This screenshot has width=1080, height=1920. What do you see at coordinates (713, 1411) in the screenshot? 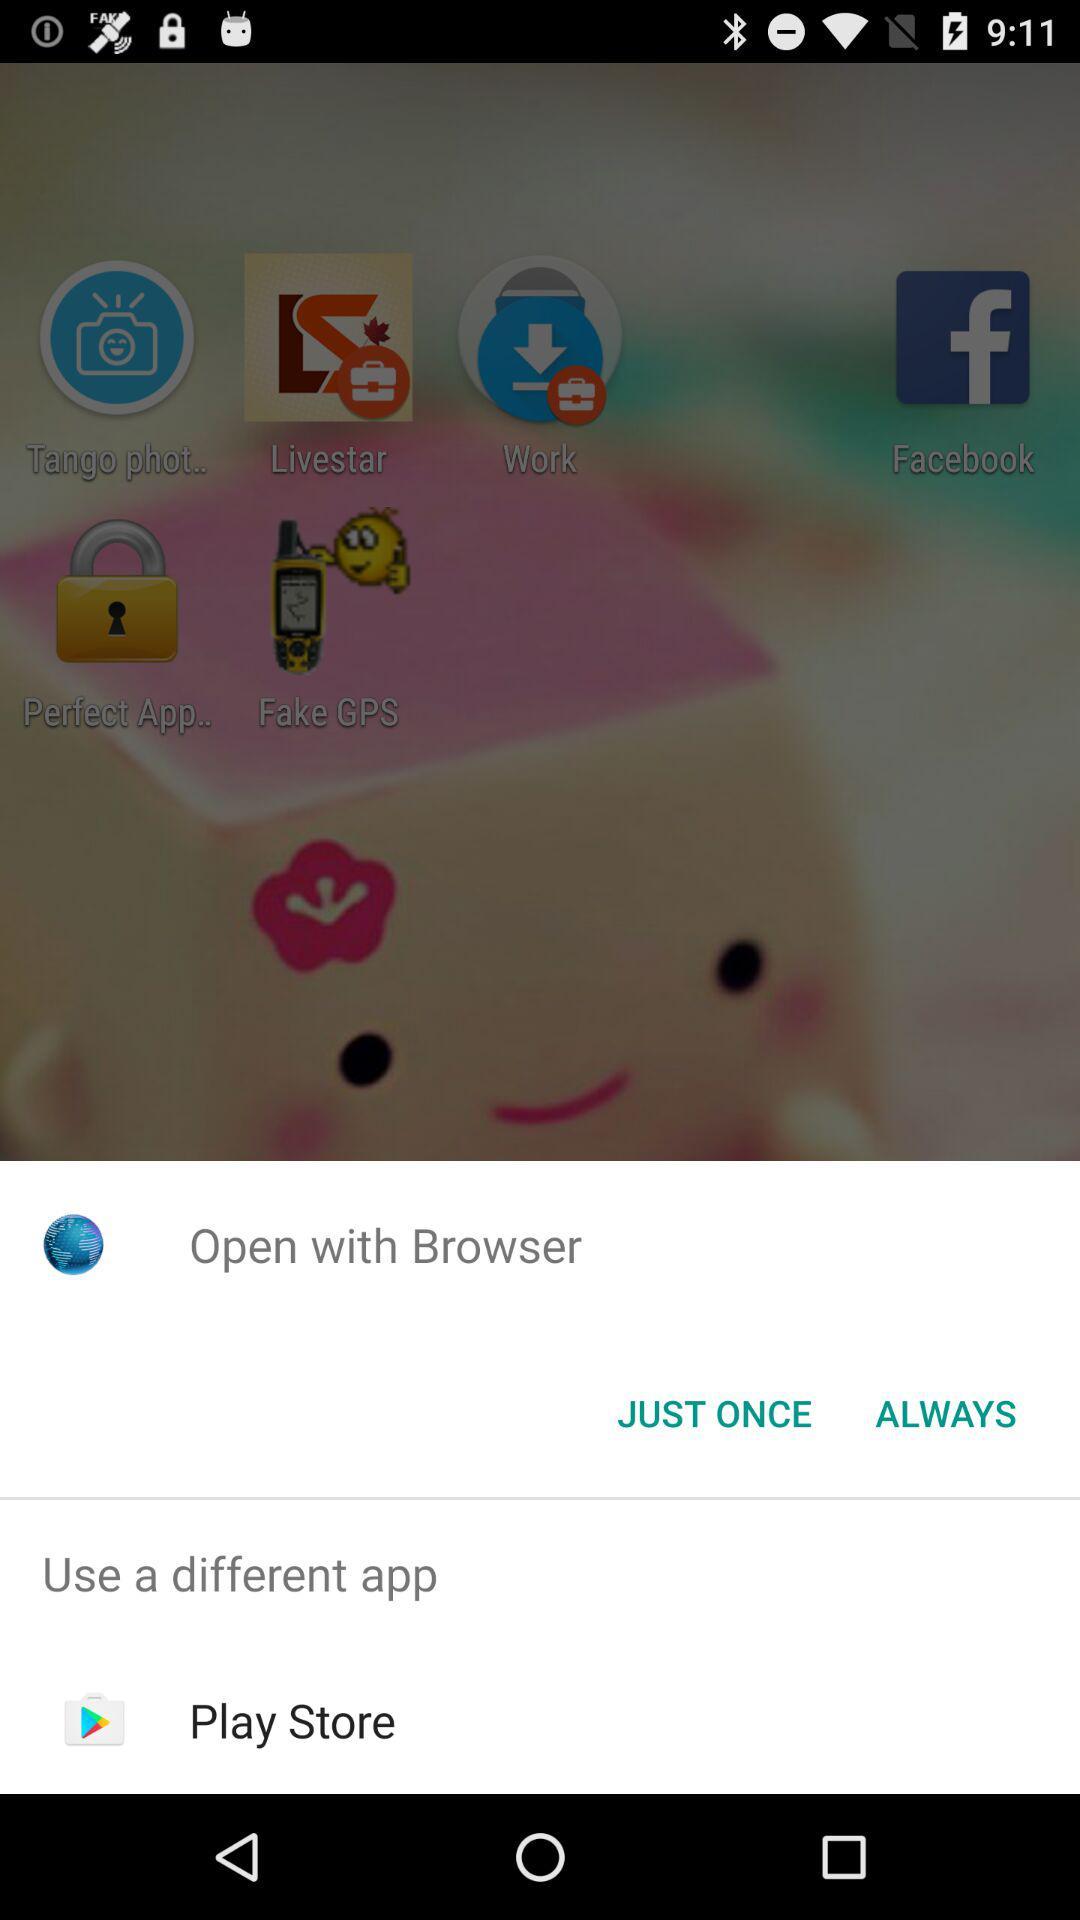
I see `the just once icon` at bounding box center [713, 1411].